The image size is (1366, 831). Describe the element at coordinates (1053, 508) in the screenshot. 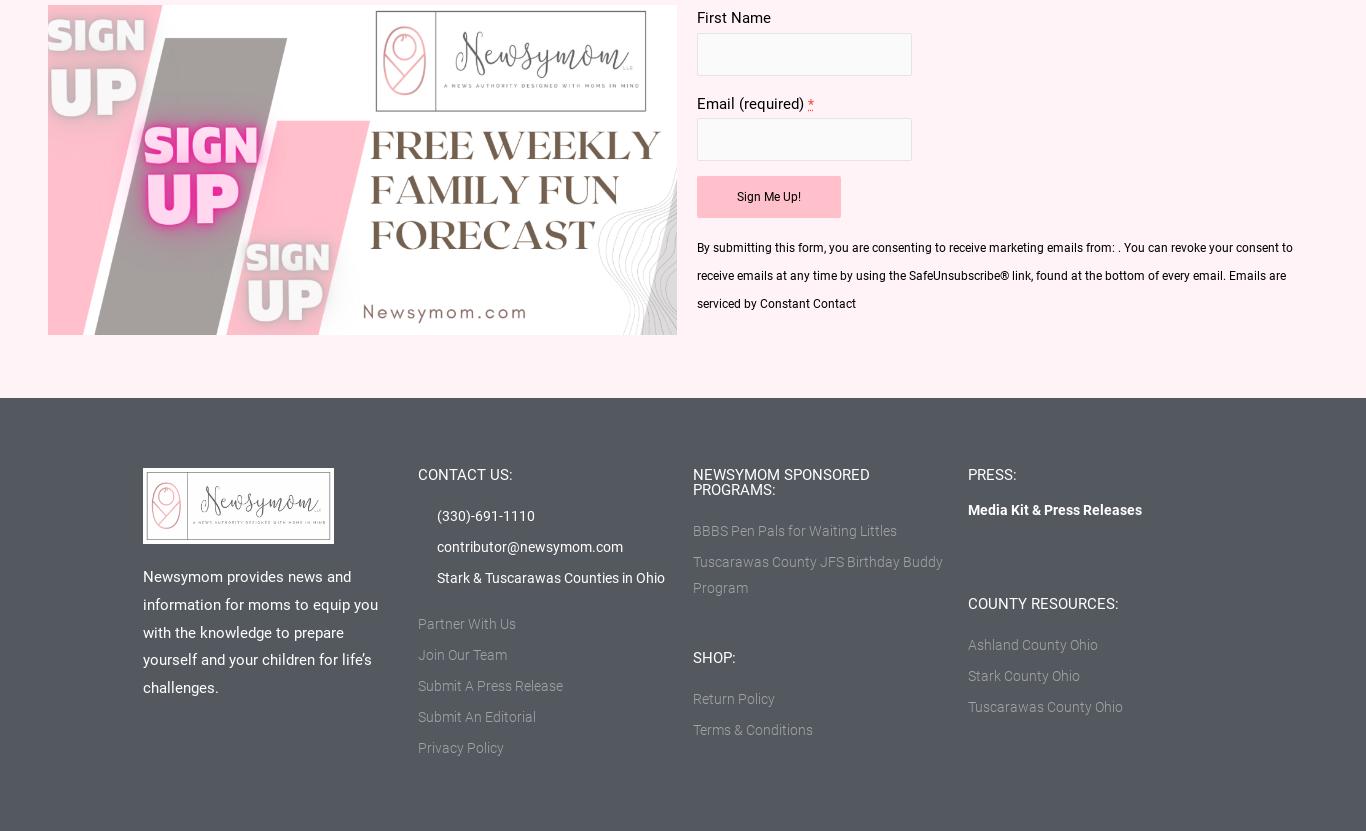

I see `'Media Kit & Press Releases'` at that location.